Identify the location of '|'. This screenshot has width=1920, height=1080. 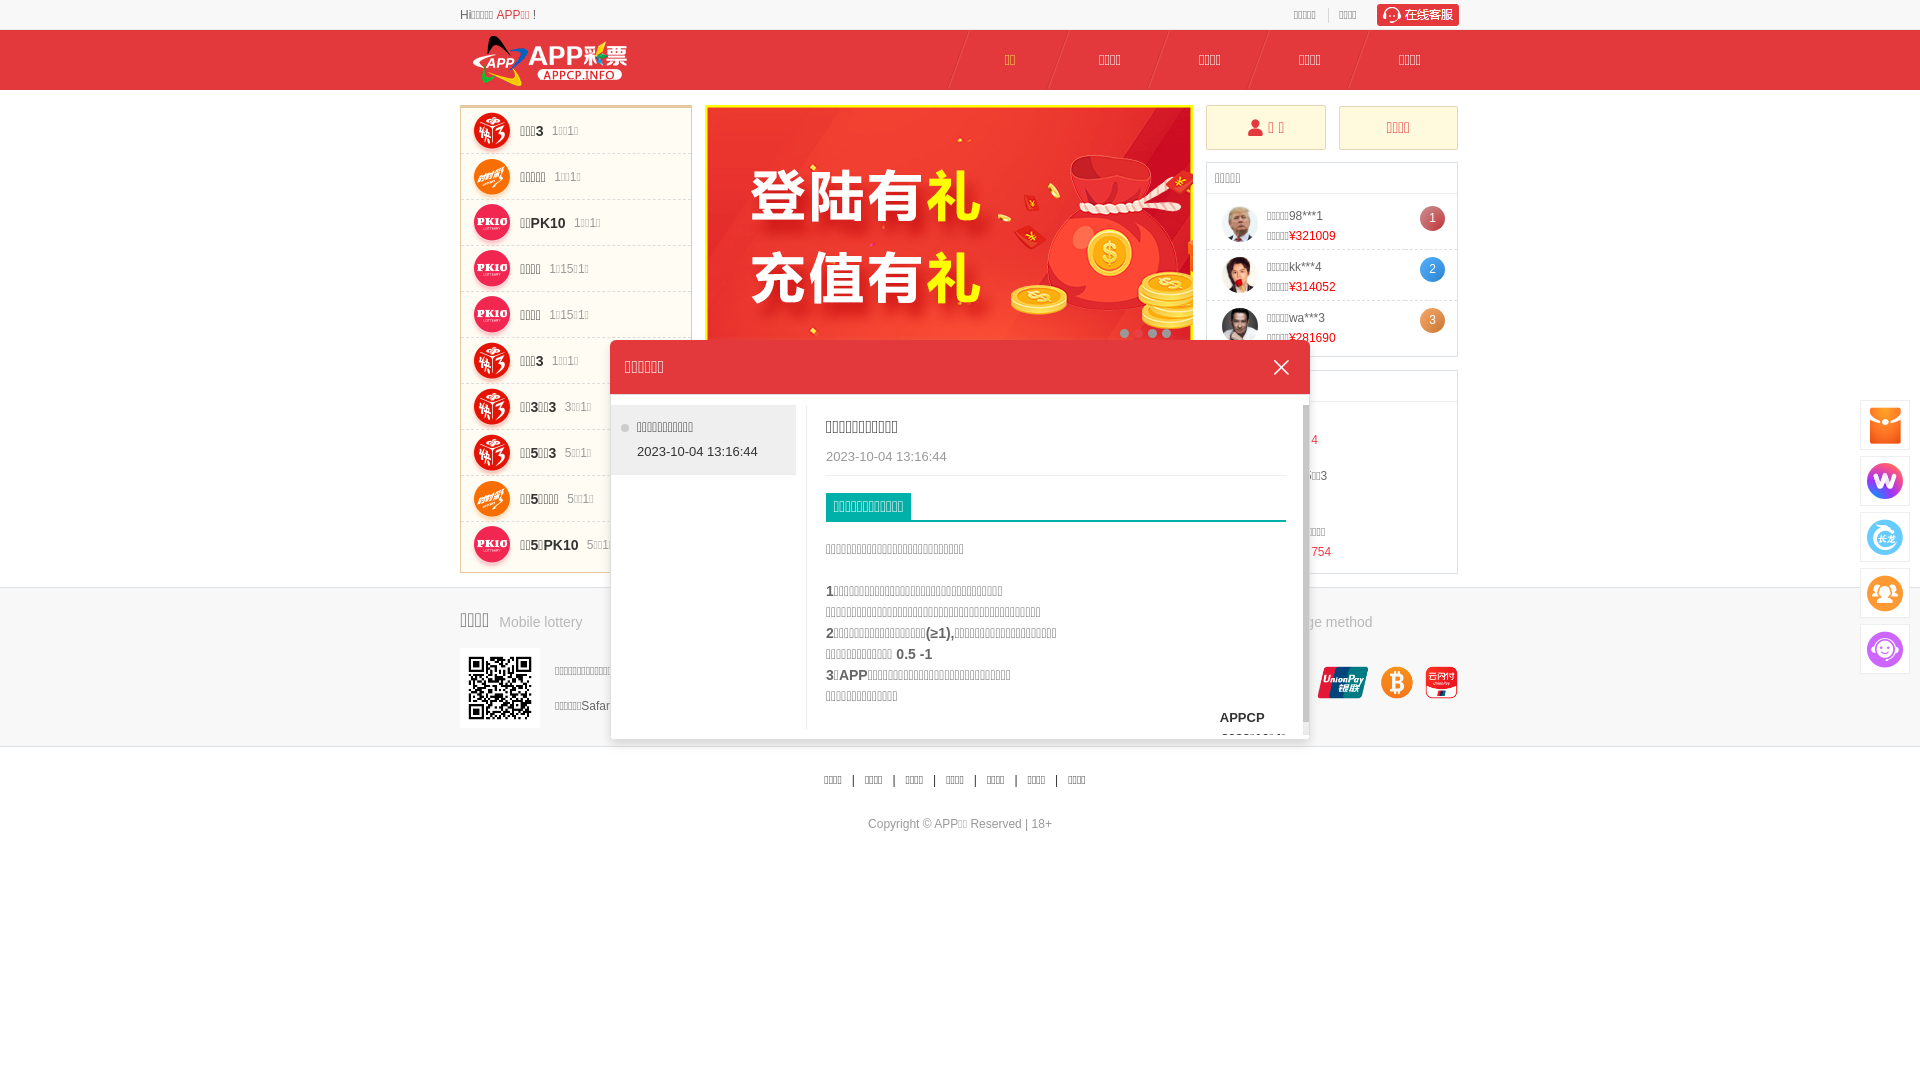
(1054, 779).